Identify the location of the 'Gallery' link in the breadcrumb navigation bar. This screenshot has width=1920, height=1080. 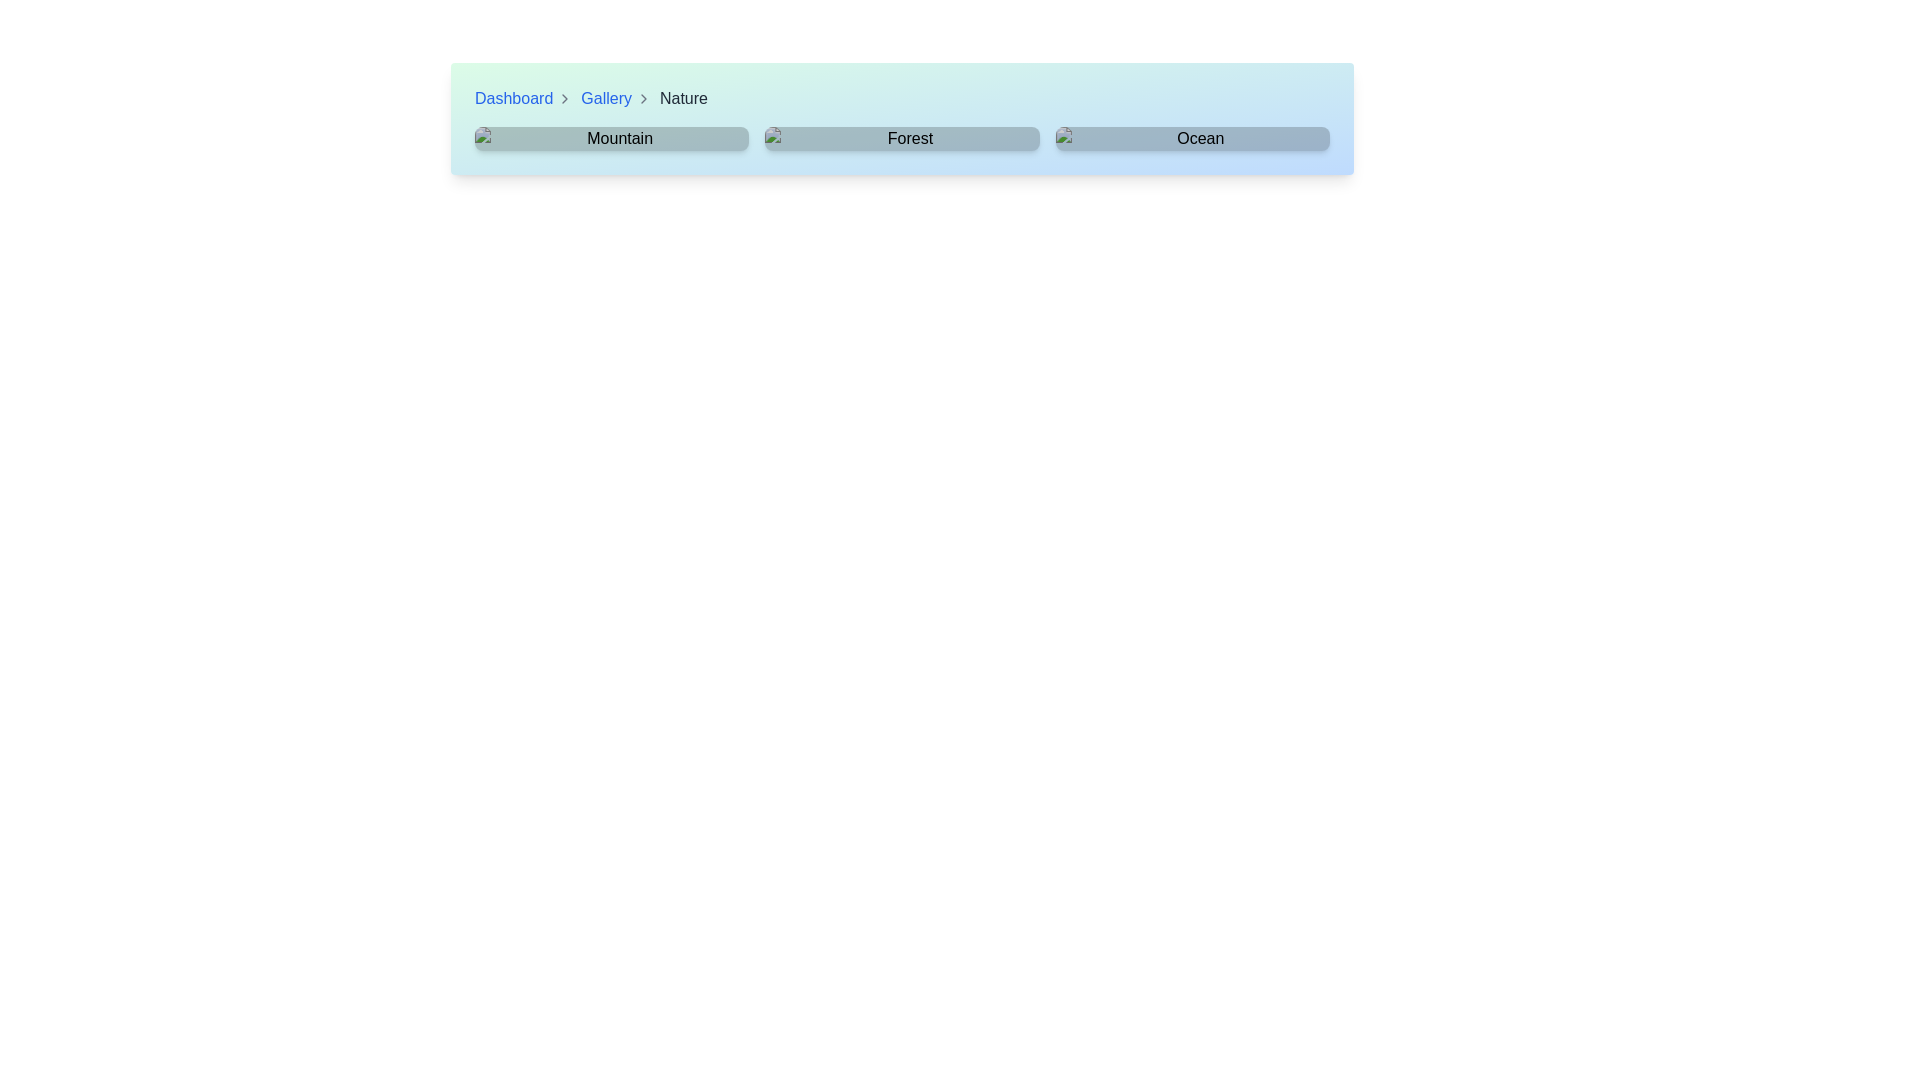
(615, 99).